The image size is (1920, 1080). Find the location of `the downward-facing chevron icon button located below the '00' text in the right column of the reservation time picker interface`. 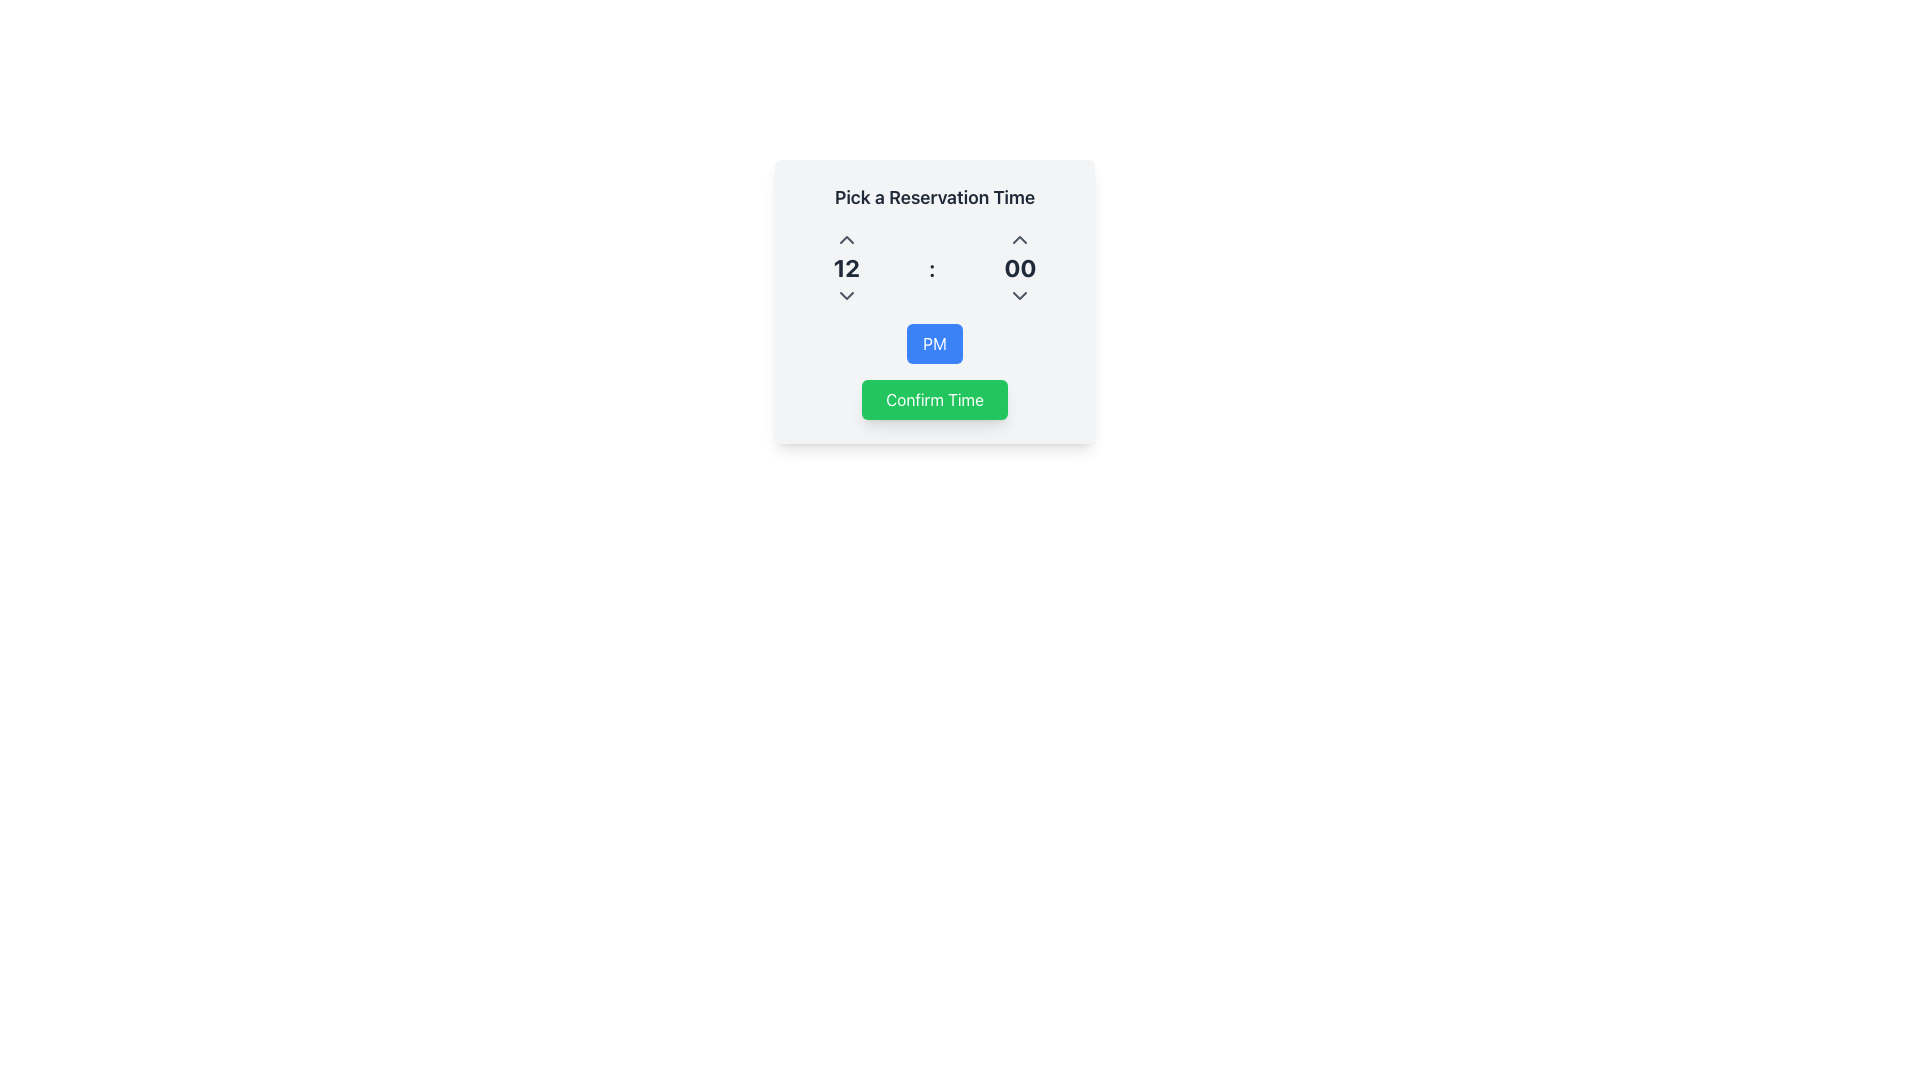

the downward-facing chevron icon button located below the '00' text in the right column of the reservation time picker interface is located at coordinates (1020, 296).